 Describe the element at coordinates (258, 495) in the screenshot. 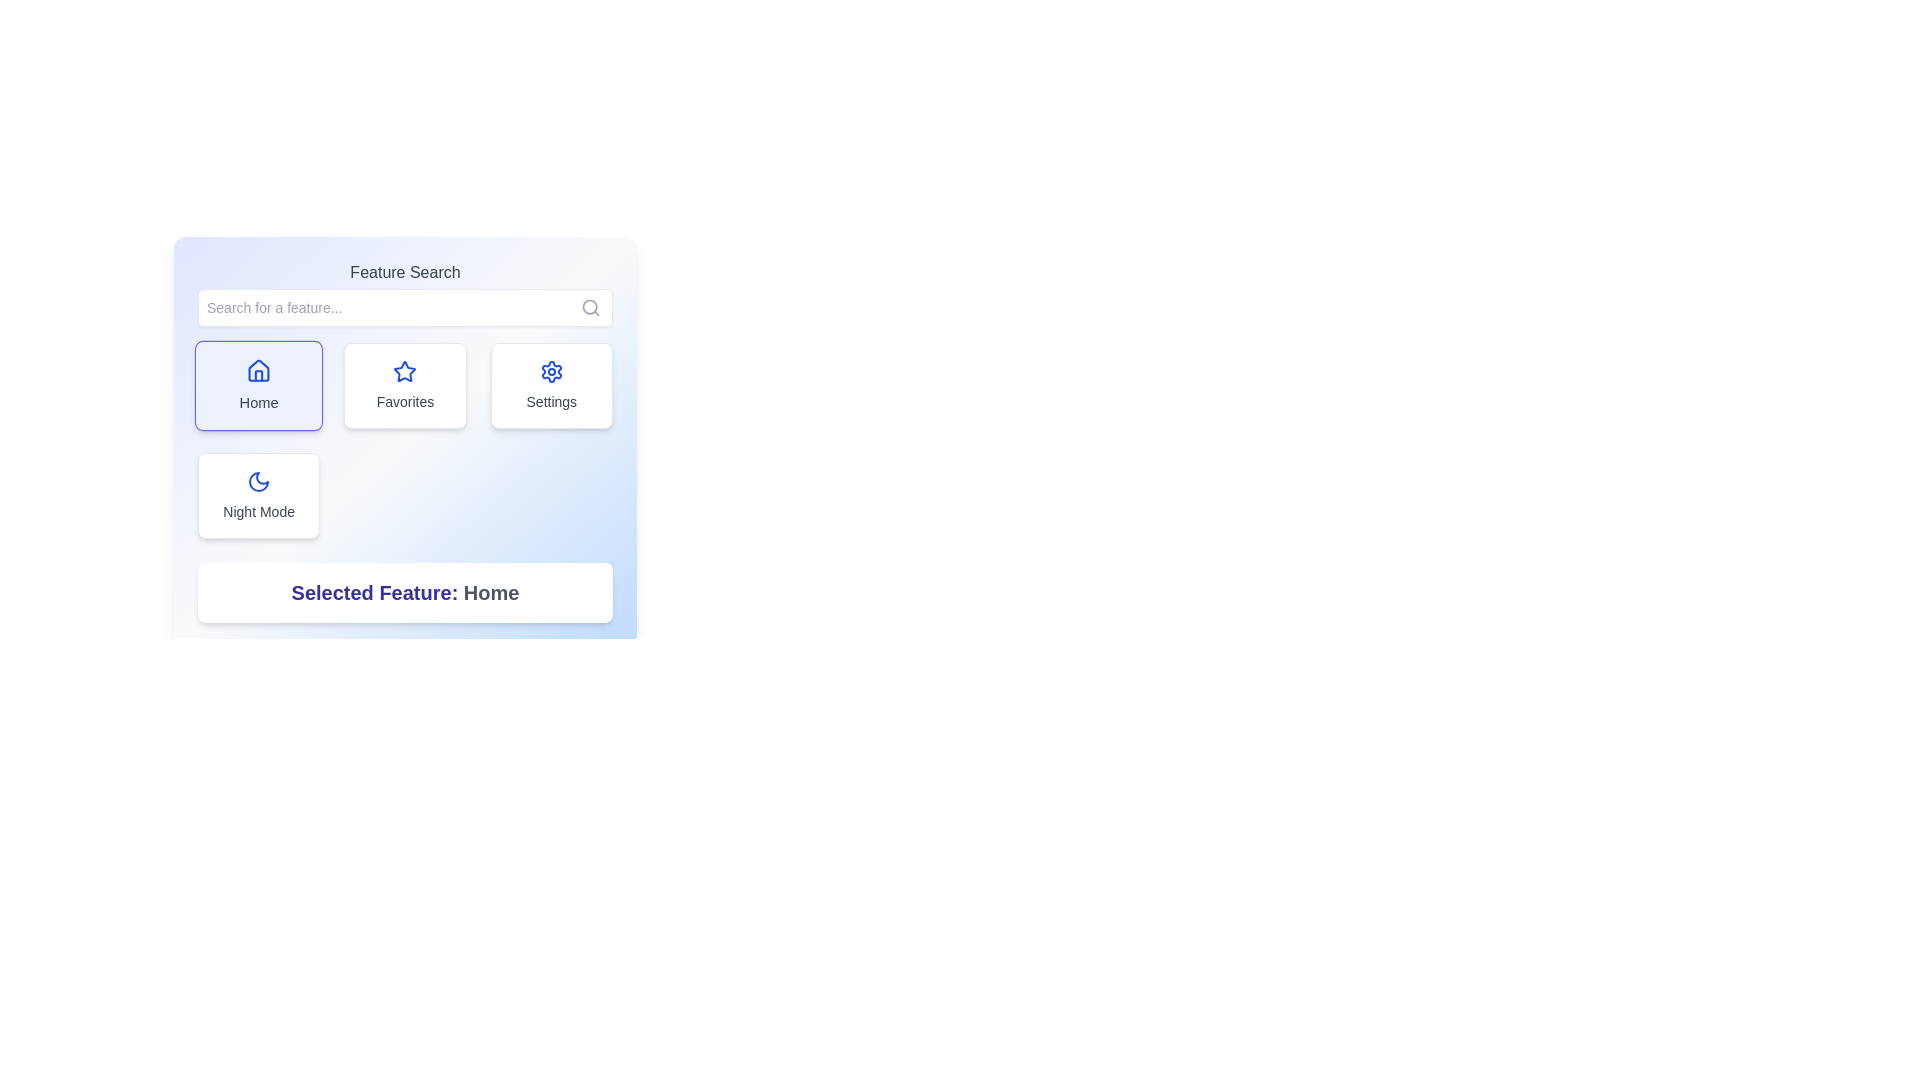

I see `the 'Night Mode' button, which is a rectangular button with a blue moon icon and gray text, located in the lower-left corner of the grid layout` at that location.